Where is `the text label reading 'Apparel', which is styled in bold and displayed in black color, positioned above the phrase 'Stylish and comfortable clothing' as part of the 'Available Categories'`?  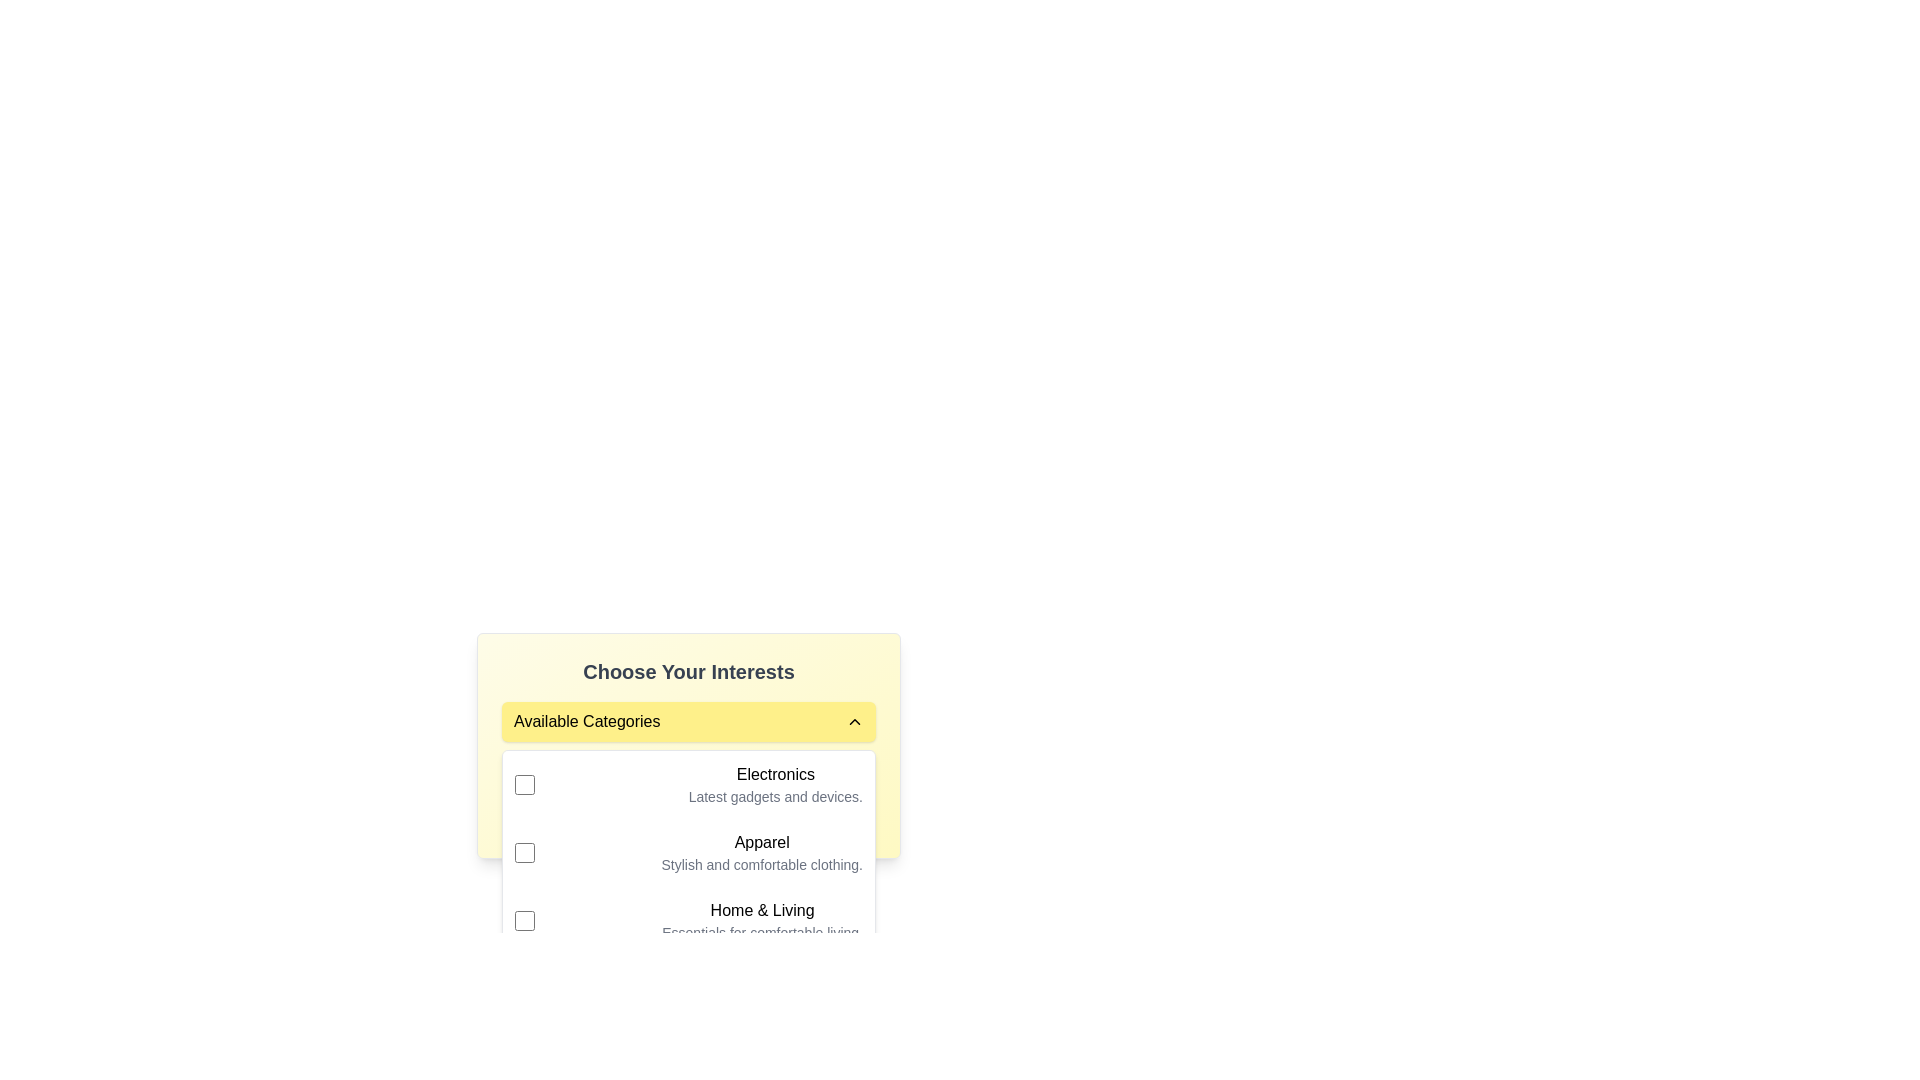 the text label reading 'Apparel', which is styled in bold and displayed in black color, positioned above the phrase 'Stylish and comfortable clothing' as part of the 'Available Categories' is located at coordinates (761, 843).